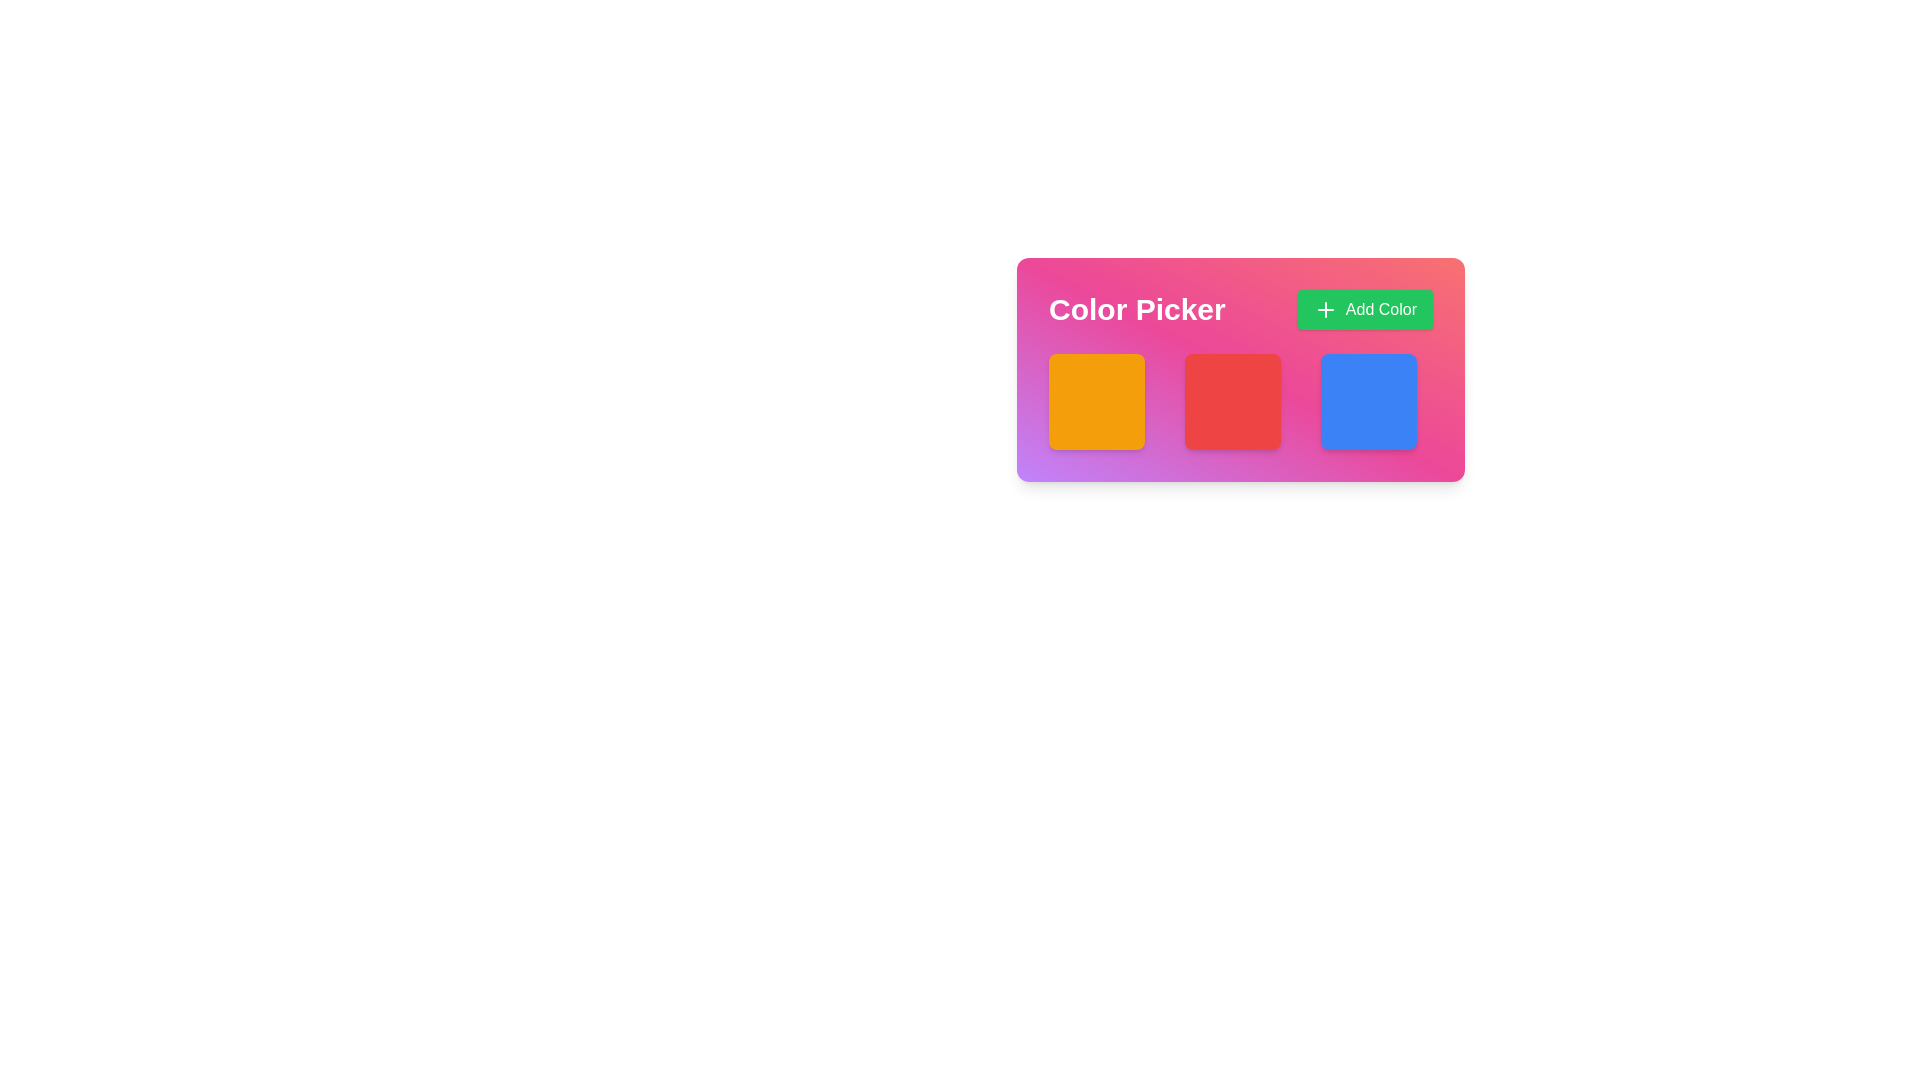  What do you see at coordinates (1367, 401) in the screenshot?
I see `the third selectable color square in the color picker interface` at bounding box center [1367, 401].